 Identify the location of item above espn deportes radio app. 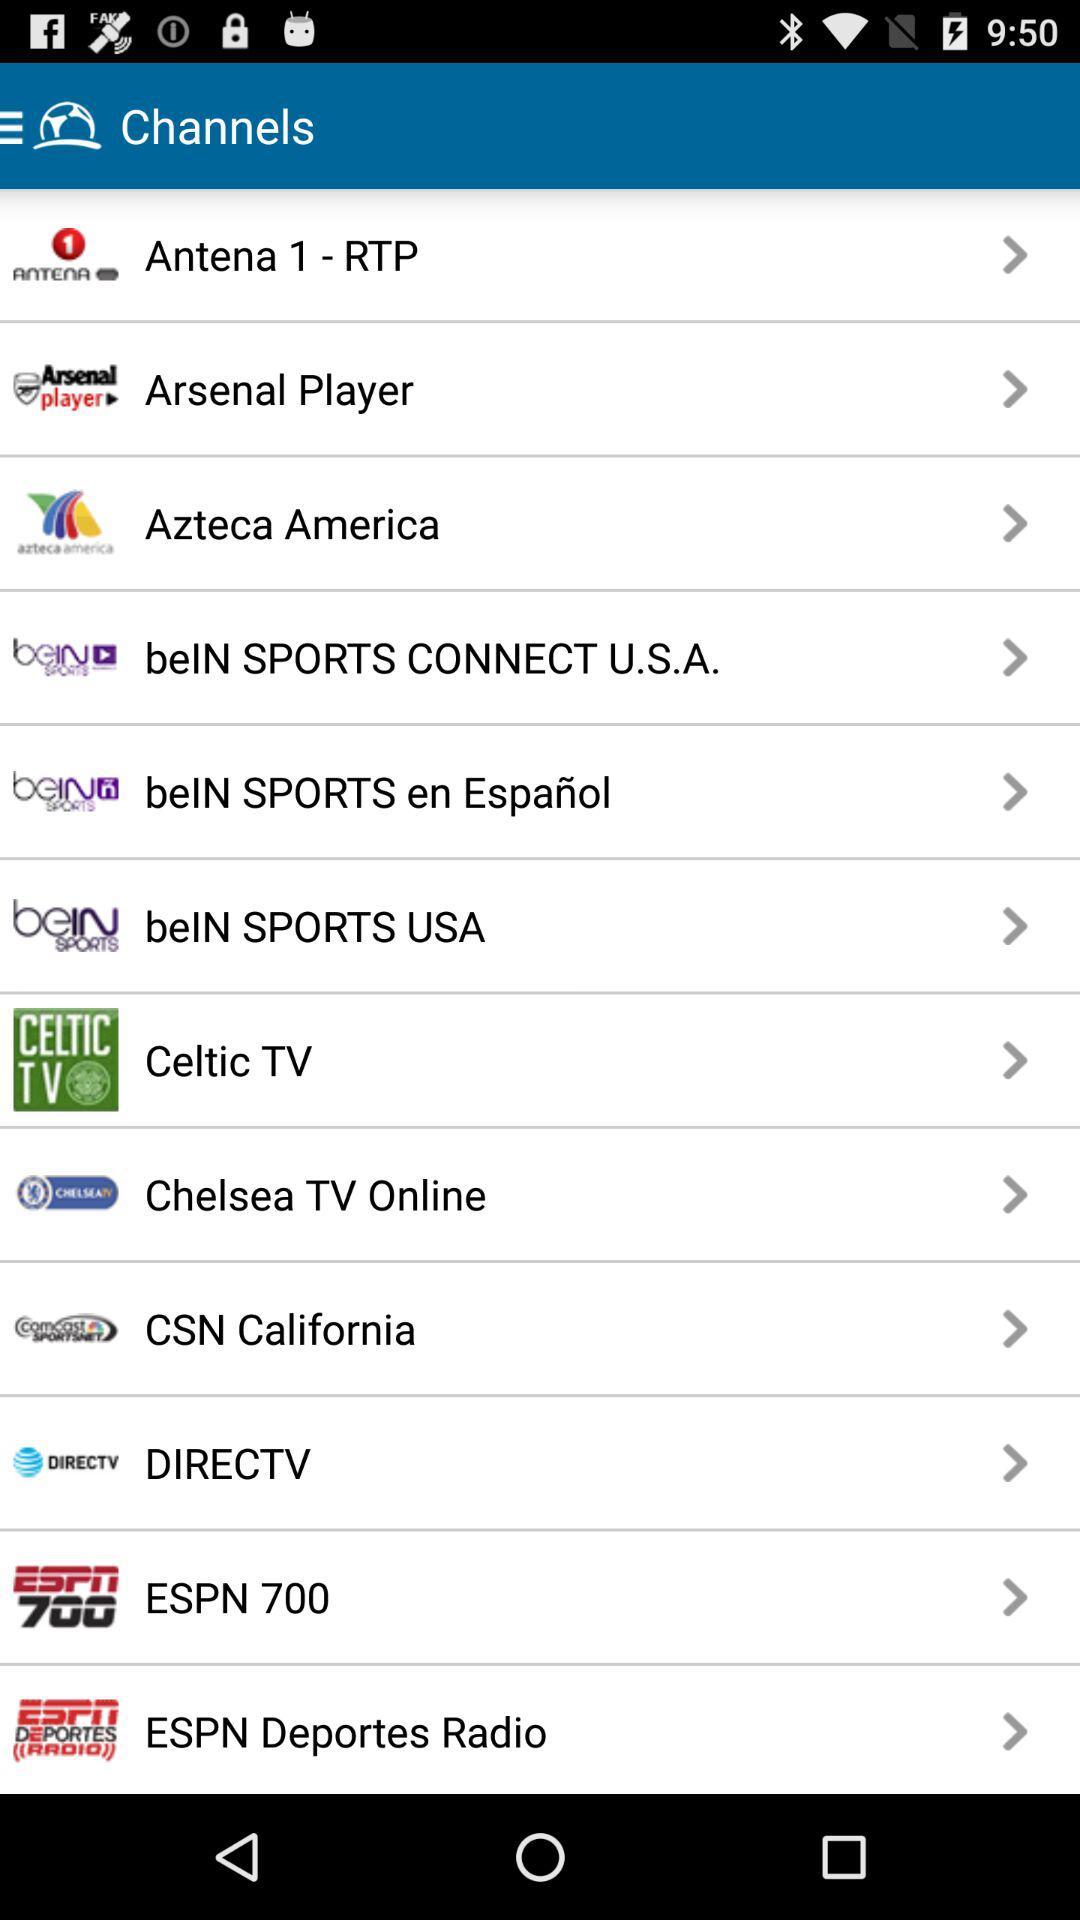
(471, 1595).